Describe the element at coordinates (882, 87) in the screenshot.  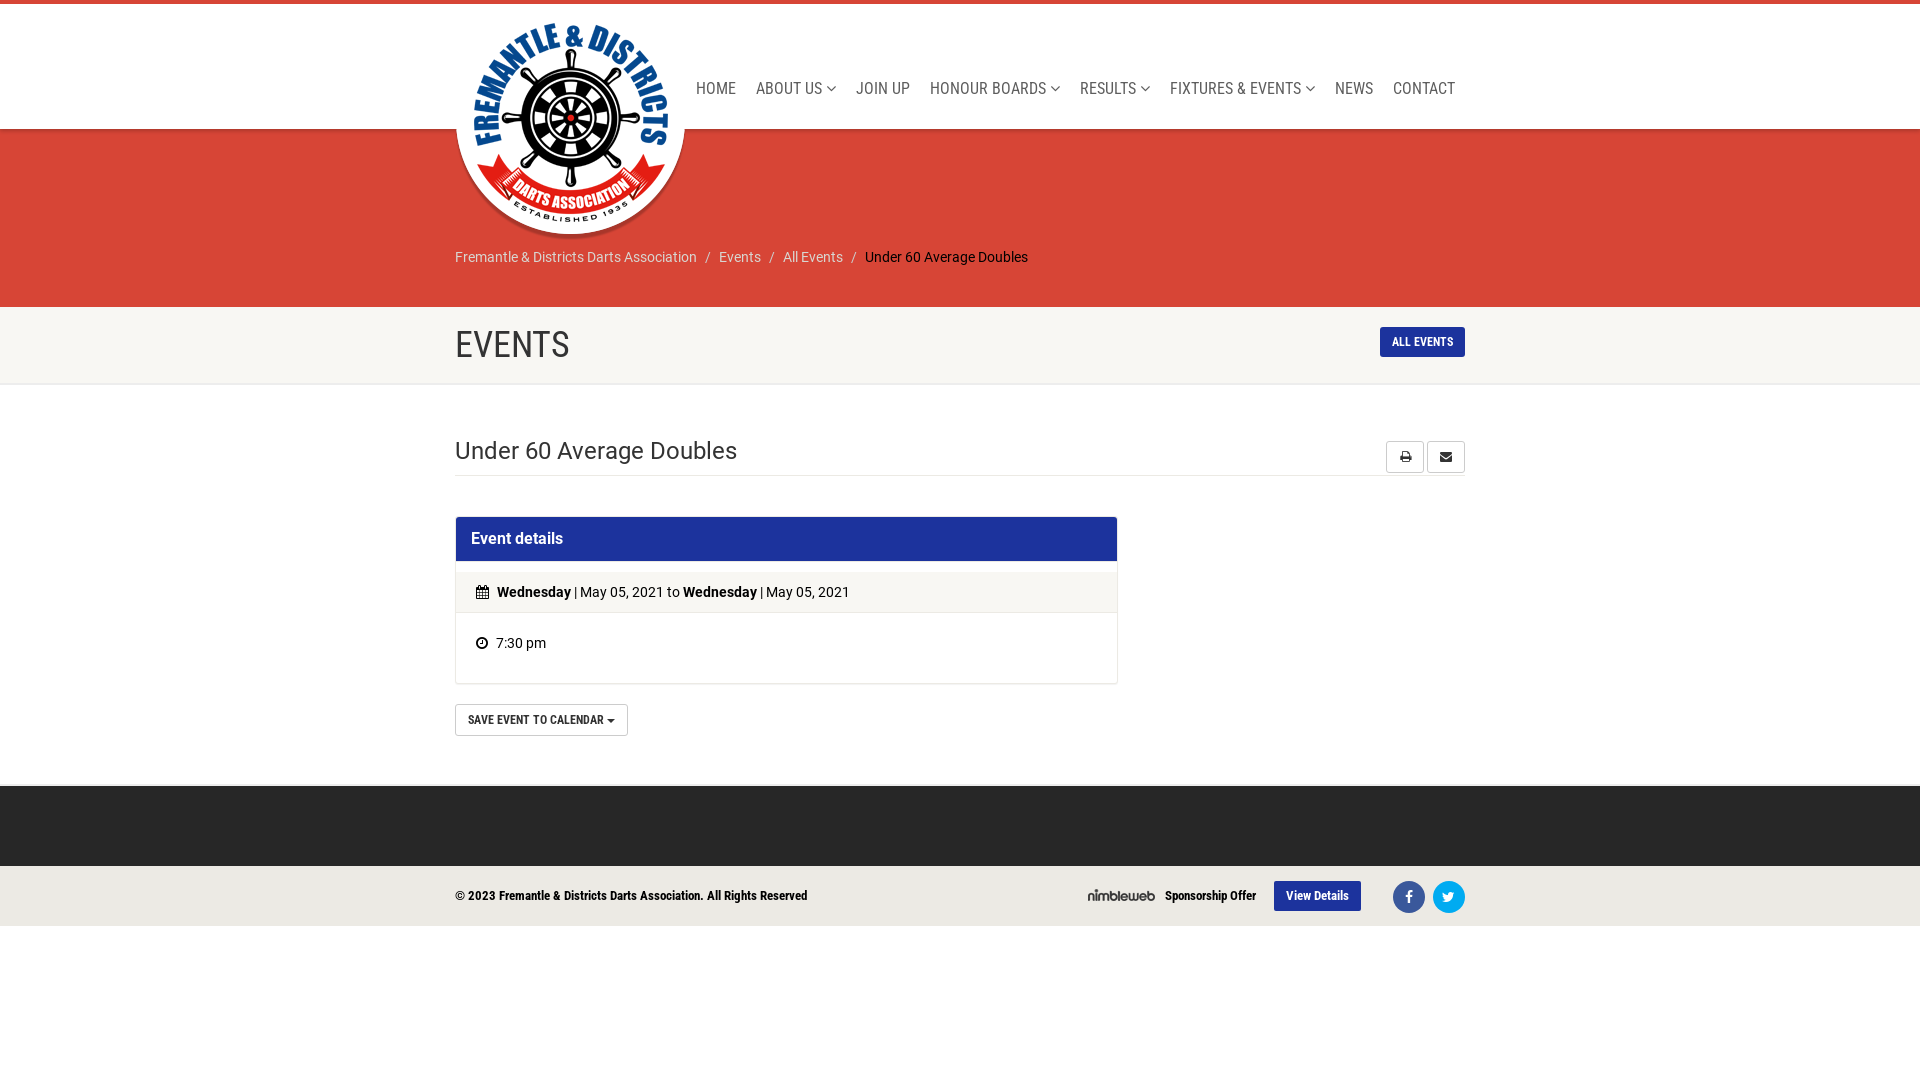
I see `'JOIN UP'` at that location.